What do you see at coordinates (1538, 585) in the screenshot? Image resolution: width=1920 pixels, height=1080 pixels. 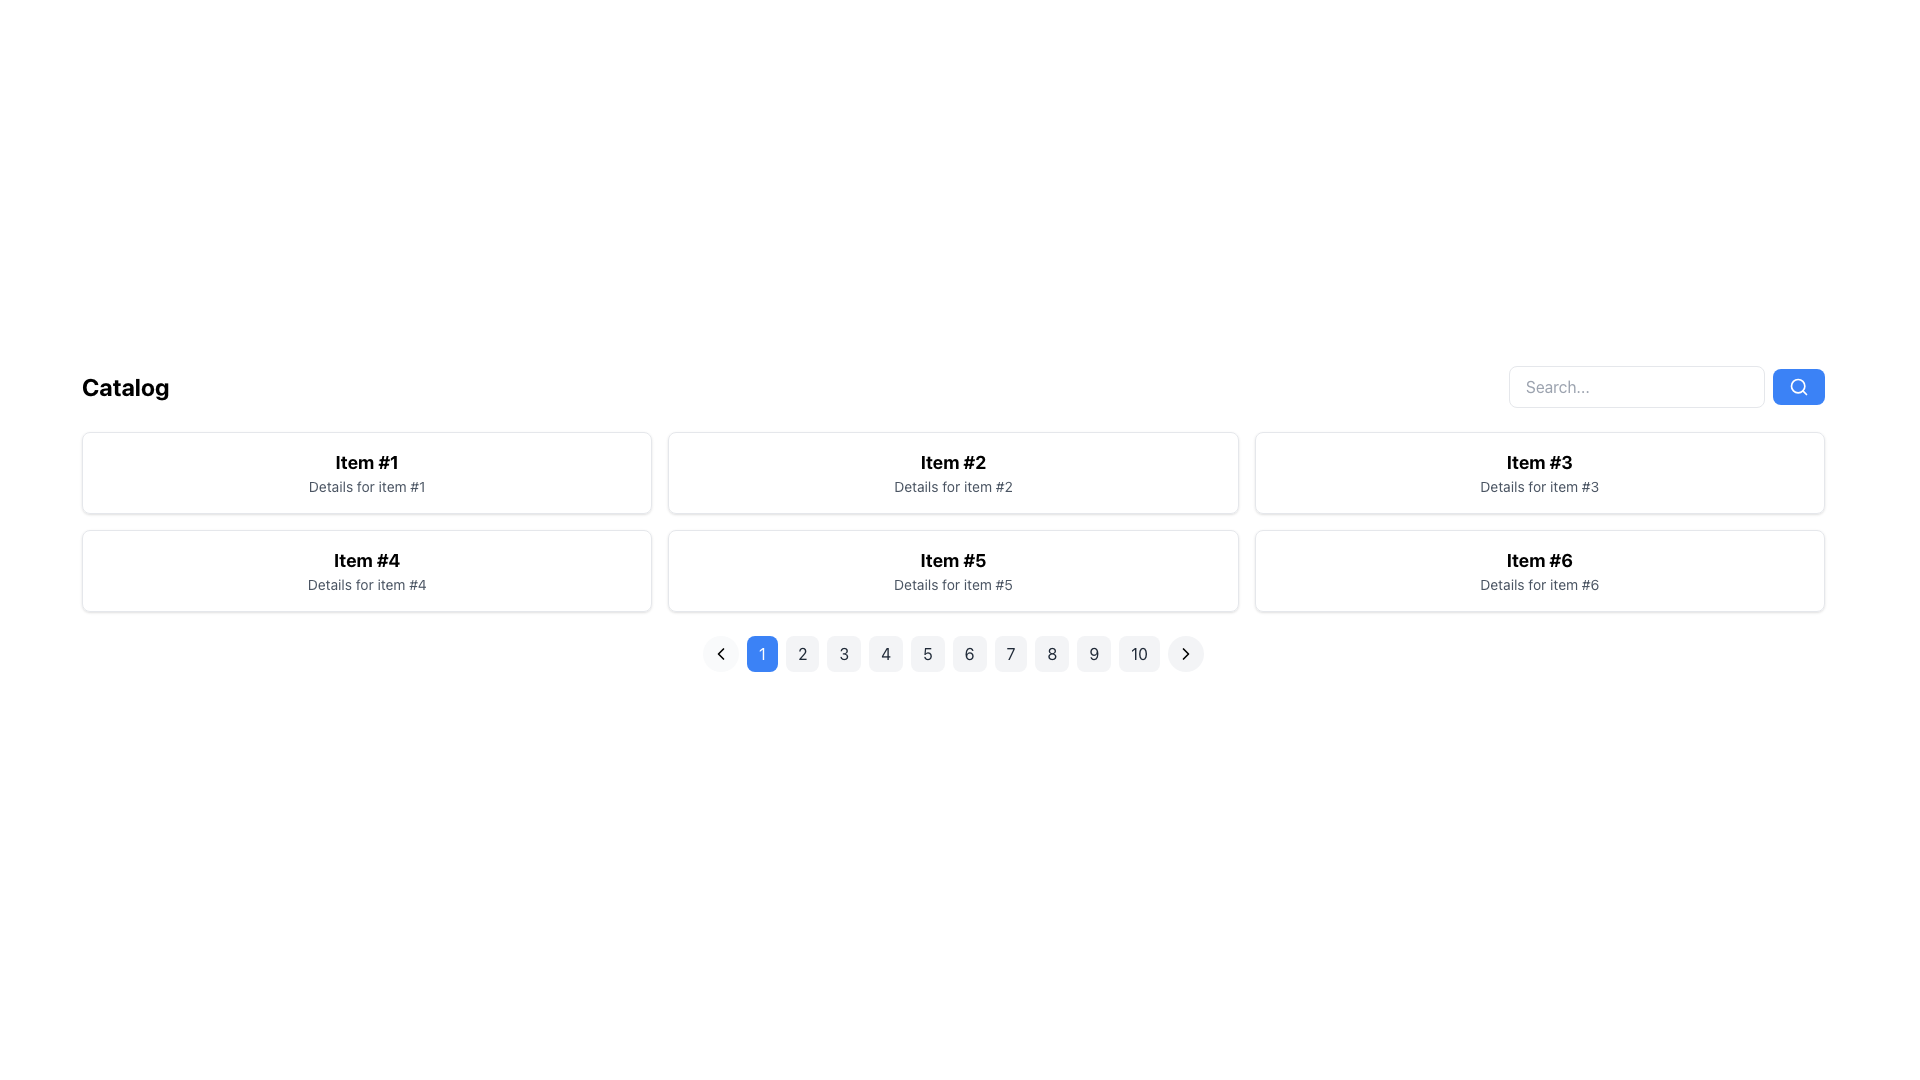 I see `the static text label reading 'Details for item #6', which is positioned below the bold heading 'Item #6' in the second row, third column of the catalog grid` at bounding box center [1538, 585].